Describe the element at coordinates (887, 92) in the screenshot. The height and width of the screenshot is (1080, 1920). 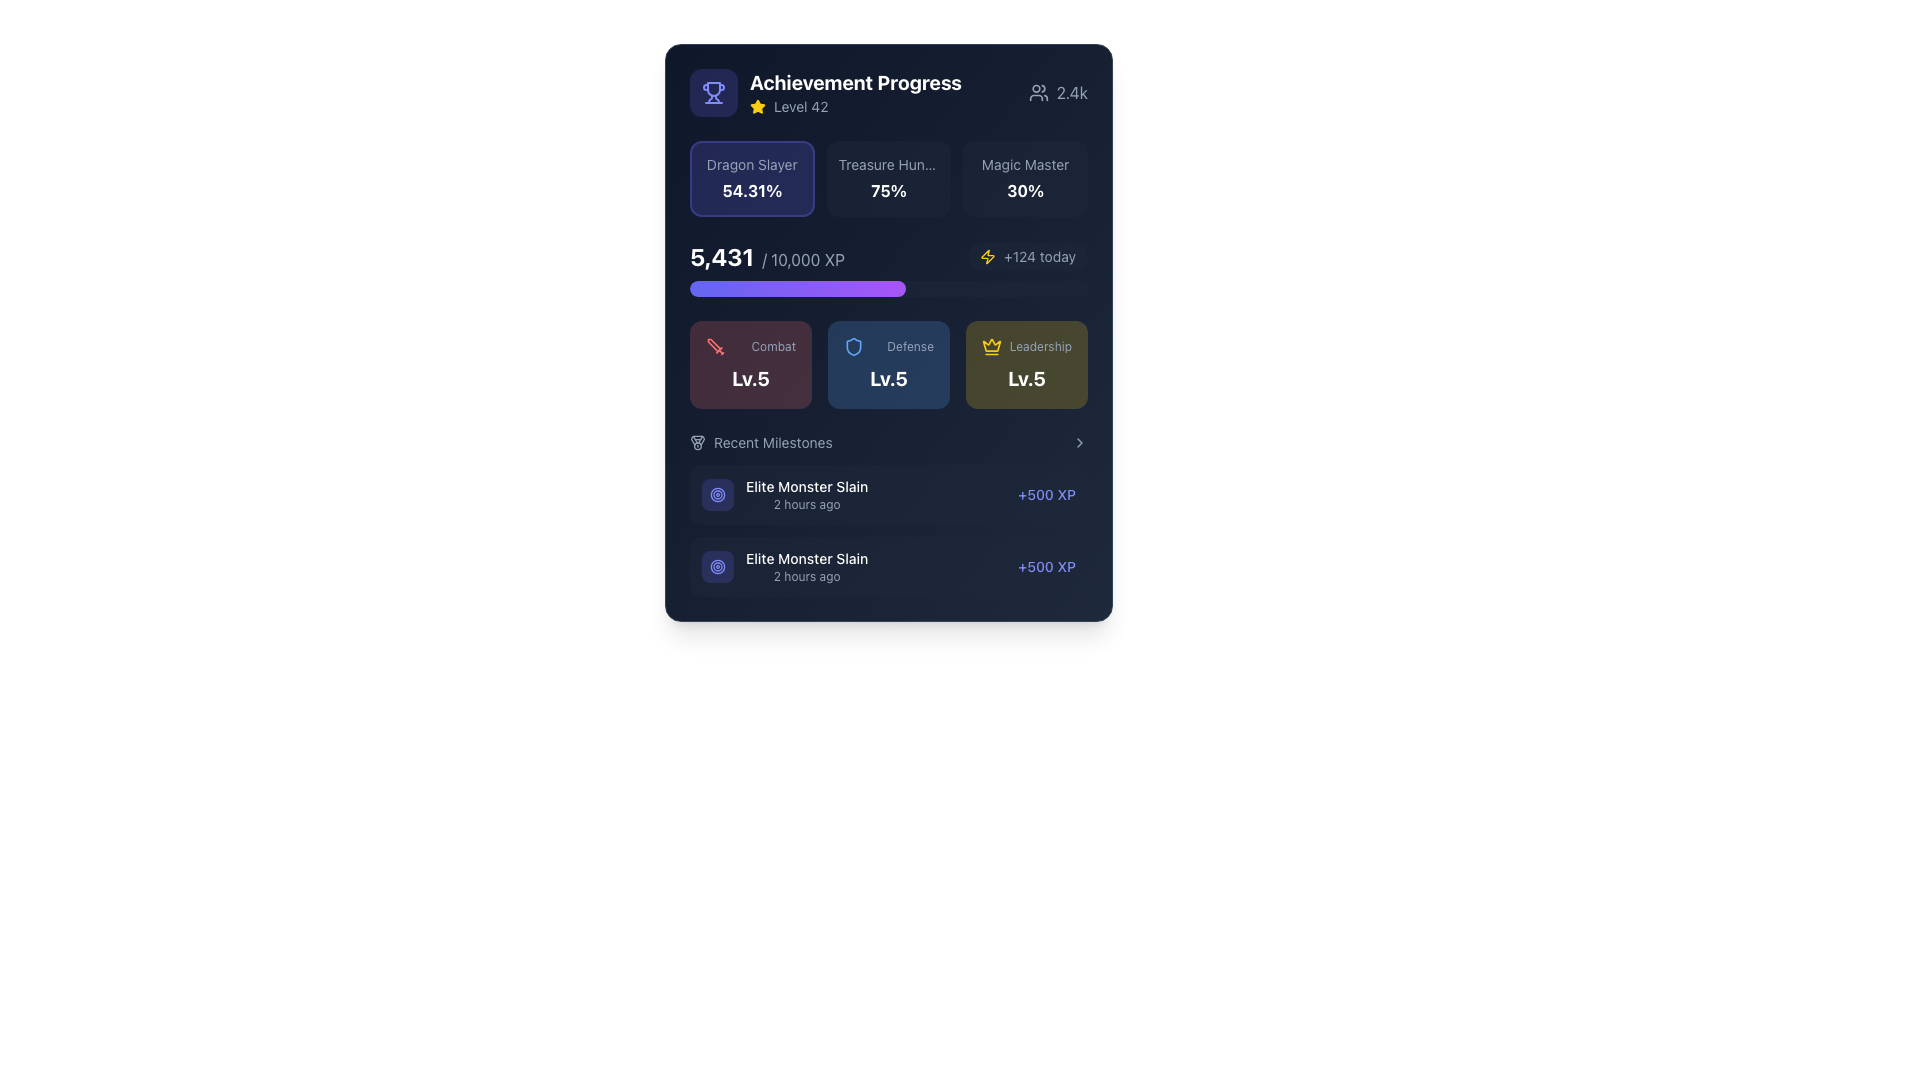
I see `the Header display section titled 'Achievement Progress' which features a bold white title, a yellow star icon, a trophy icon on the left, and a '2.4k' text with a user icon on the right, all set against a gradient dark theme` at that location.